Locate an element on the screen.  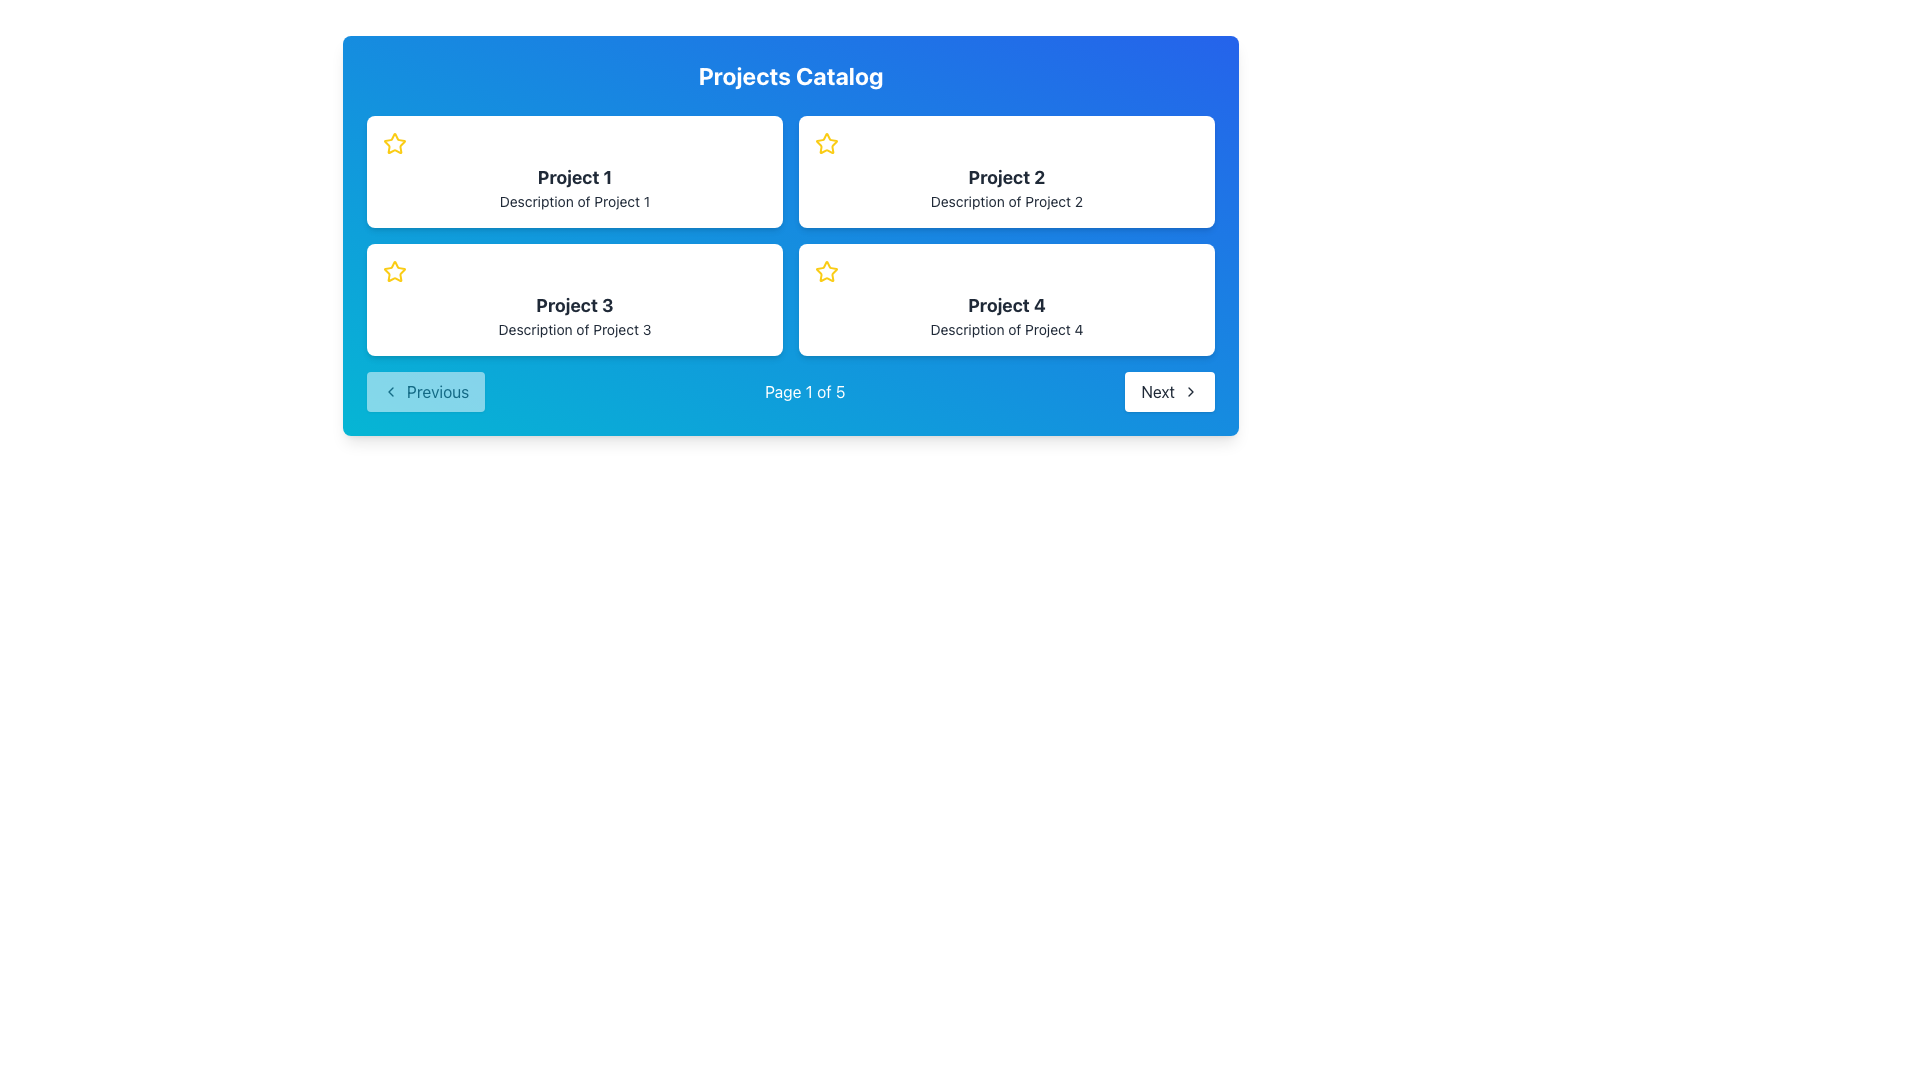
the third card titled 'Project 3' in the 'Projects Catalog' grid, which features a yellow star icon and a description below the title is located at coordinates (574, 300).